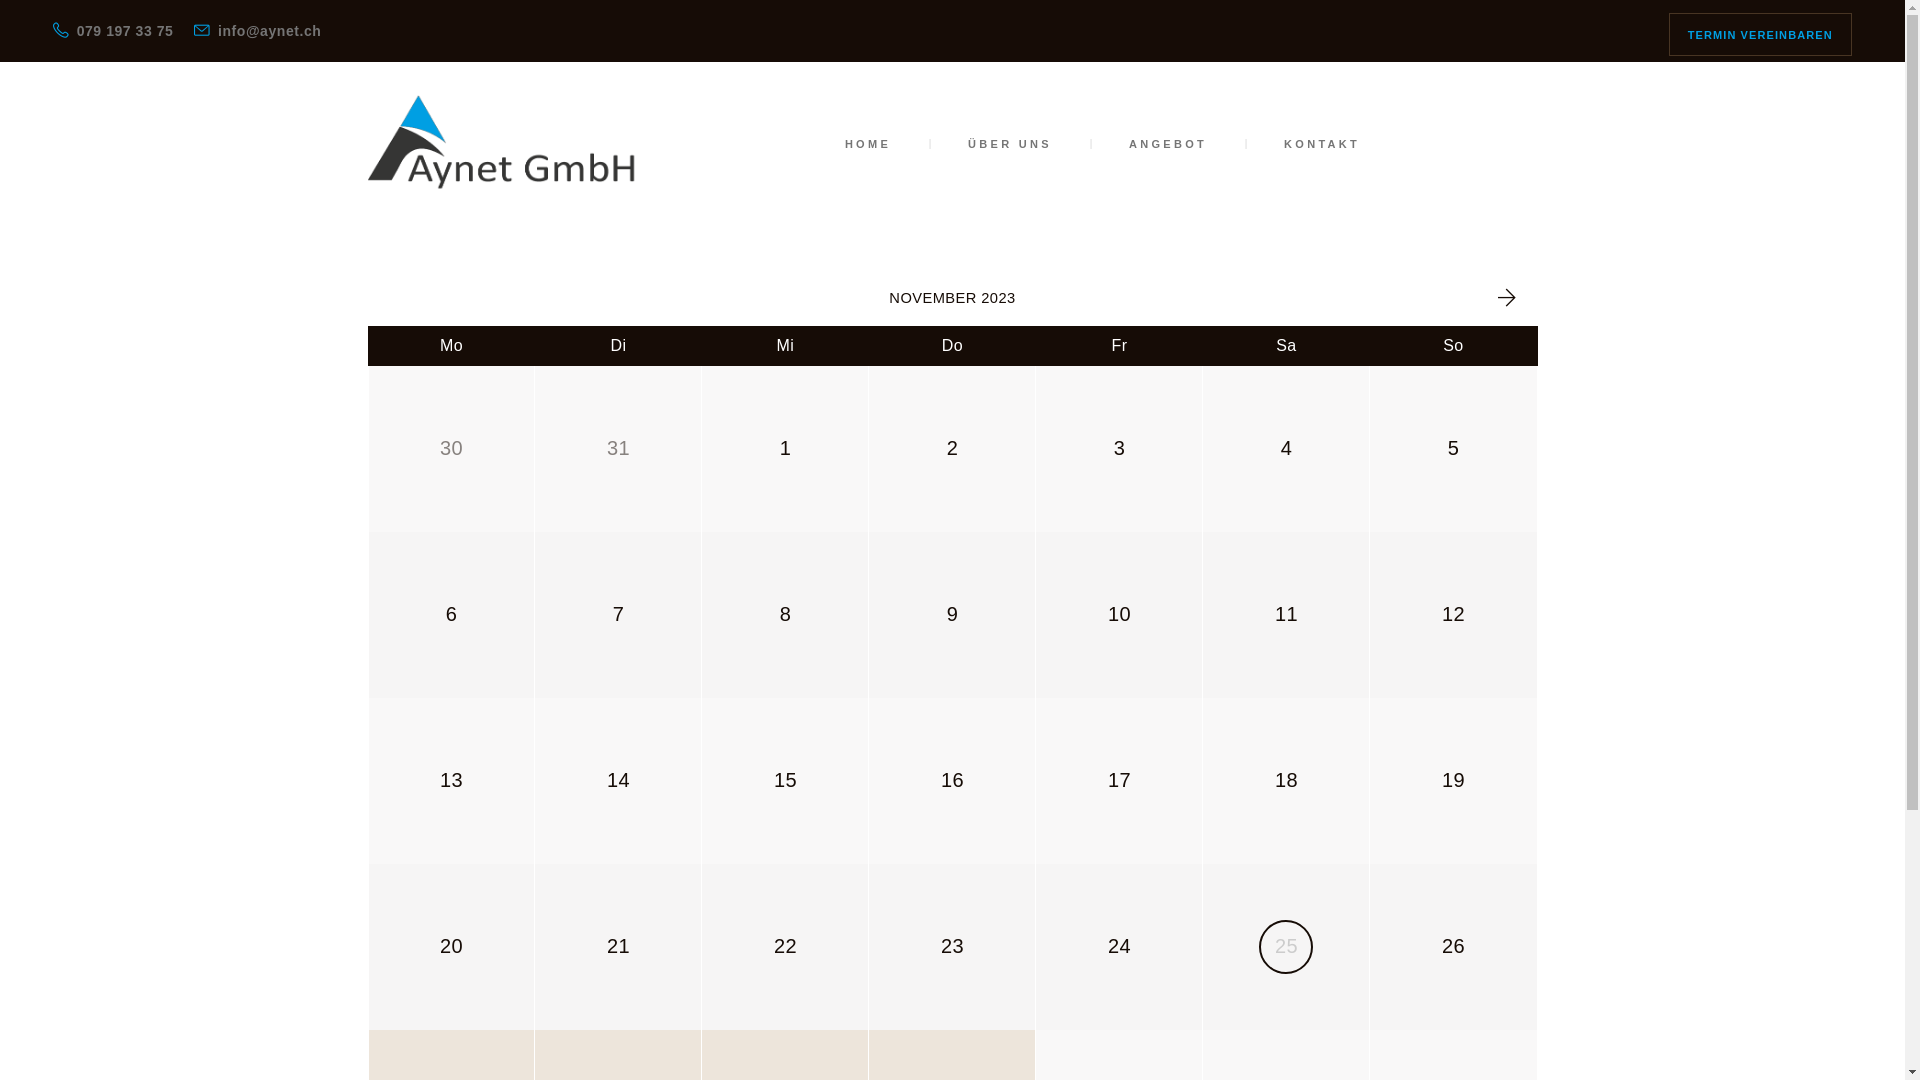 This screenshot has width=1920, height=1080. What do you see at coordinates (867, 142) in the screenshot?
I see `'HOME'` at bounding box center [867, 142].